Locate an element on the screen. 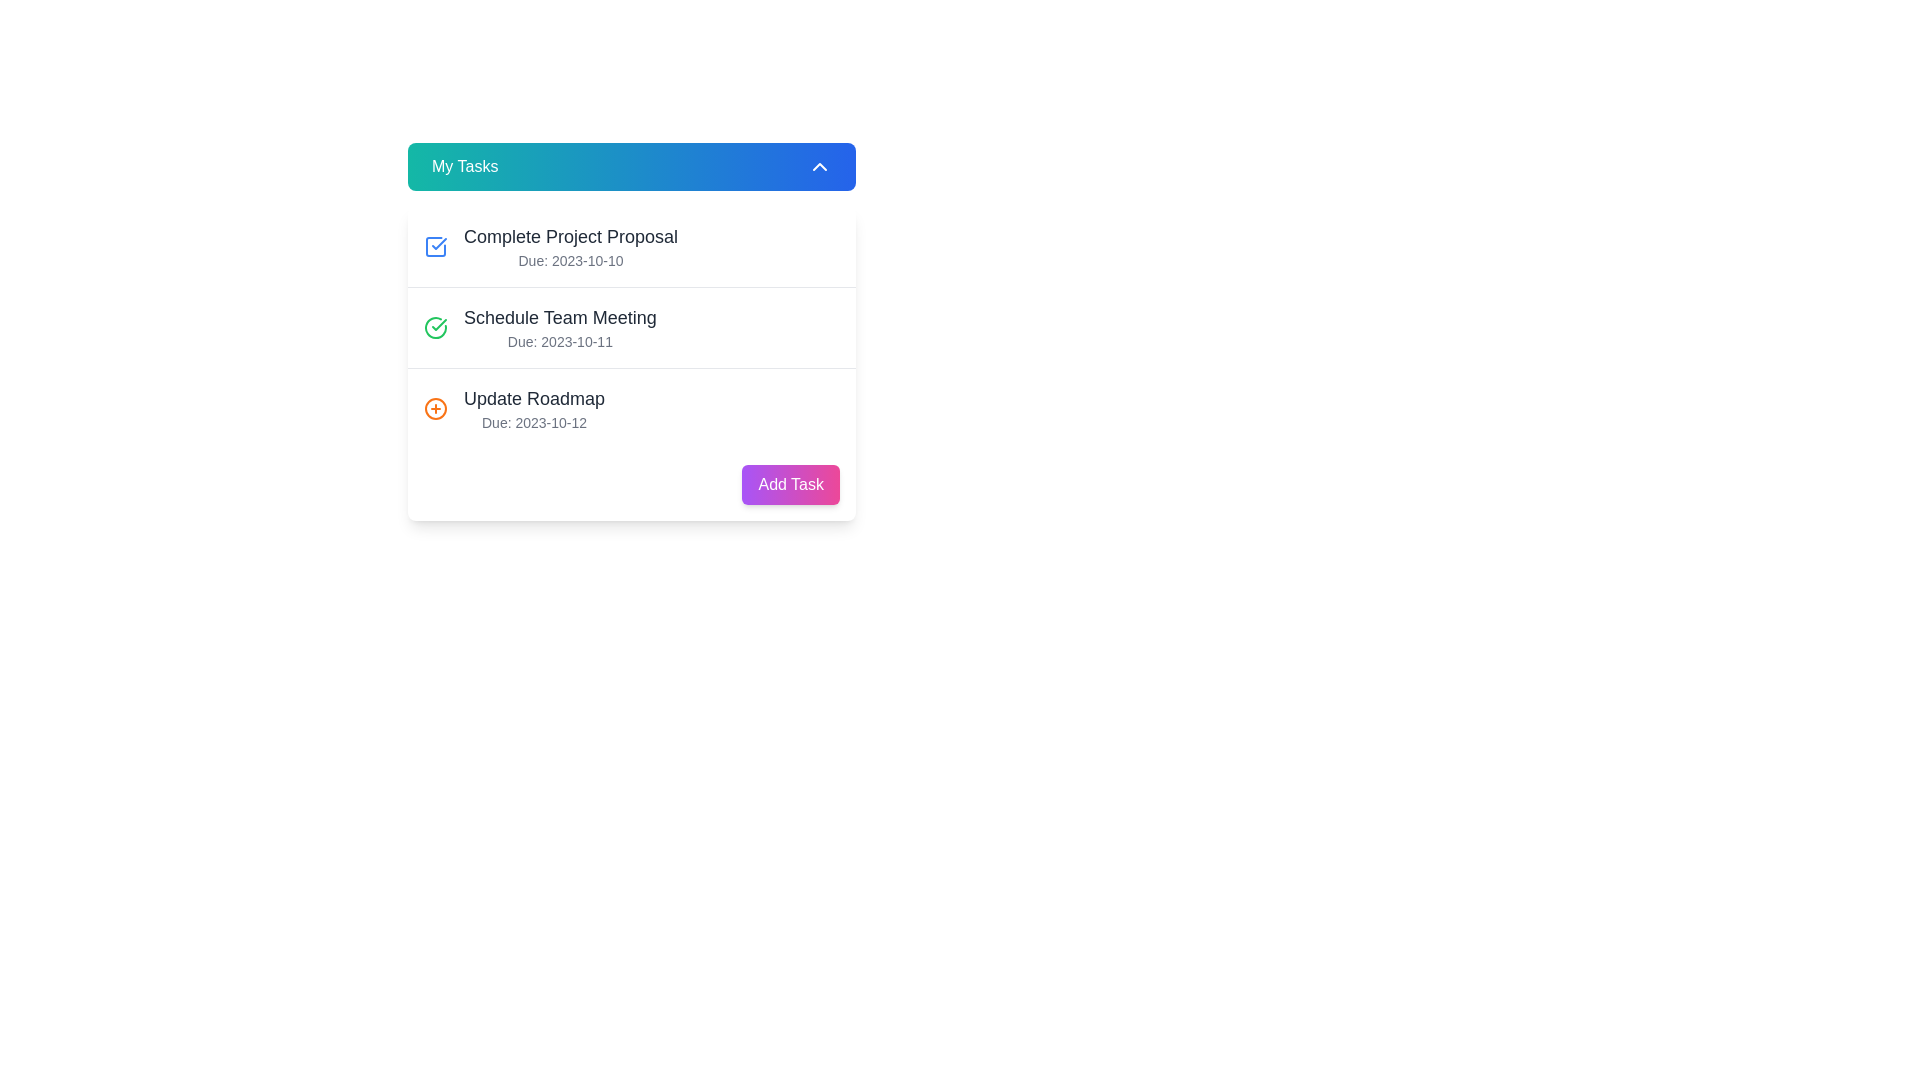 The width and height of the screenshot is (1920, 1080). the first task item is located at coordinates (631, 245).